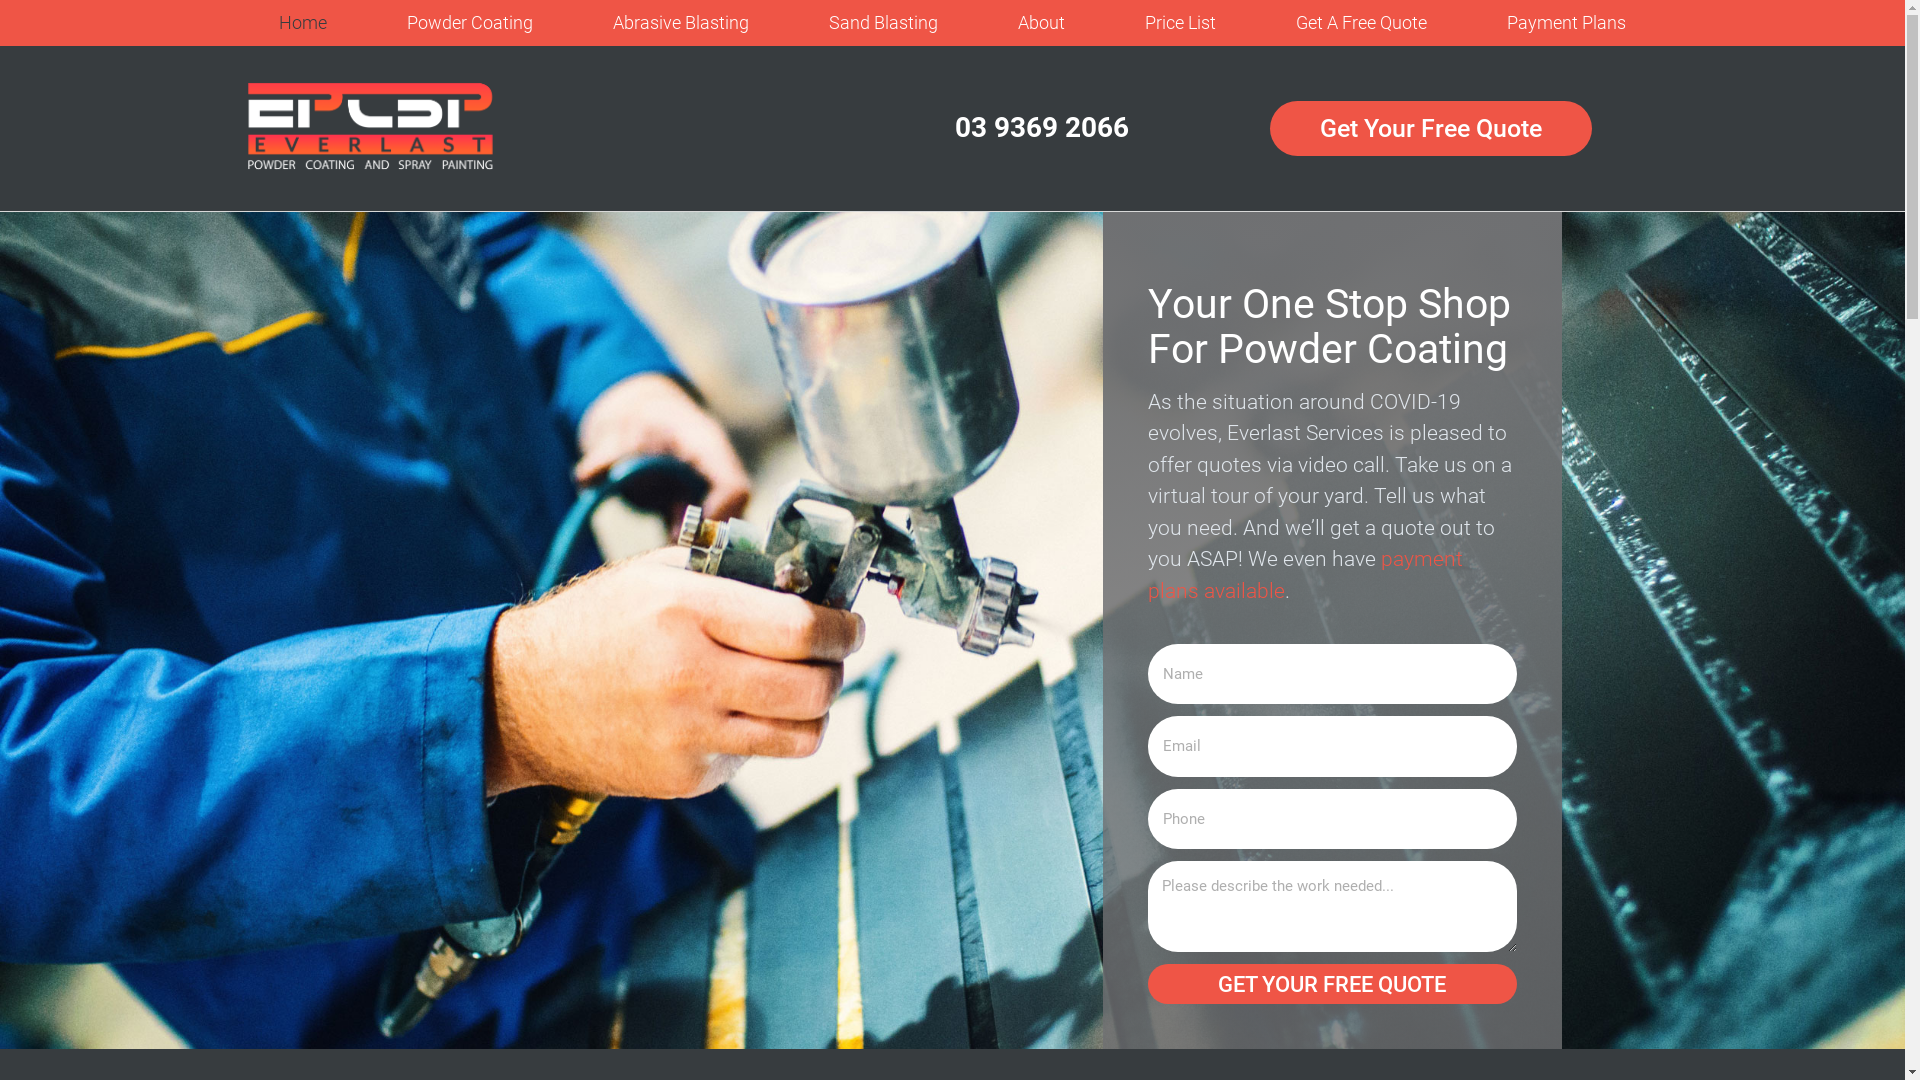 This screenshot has height=1080, width=1920. What do you see at coordinates (1467, 23) in the screenshot?
I see `'Payment Plans'` at bounding box center [1467, 23].